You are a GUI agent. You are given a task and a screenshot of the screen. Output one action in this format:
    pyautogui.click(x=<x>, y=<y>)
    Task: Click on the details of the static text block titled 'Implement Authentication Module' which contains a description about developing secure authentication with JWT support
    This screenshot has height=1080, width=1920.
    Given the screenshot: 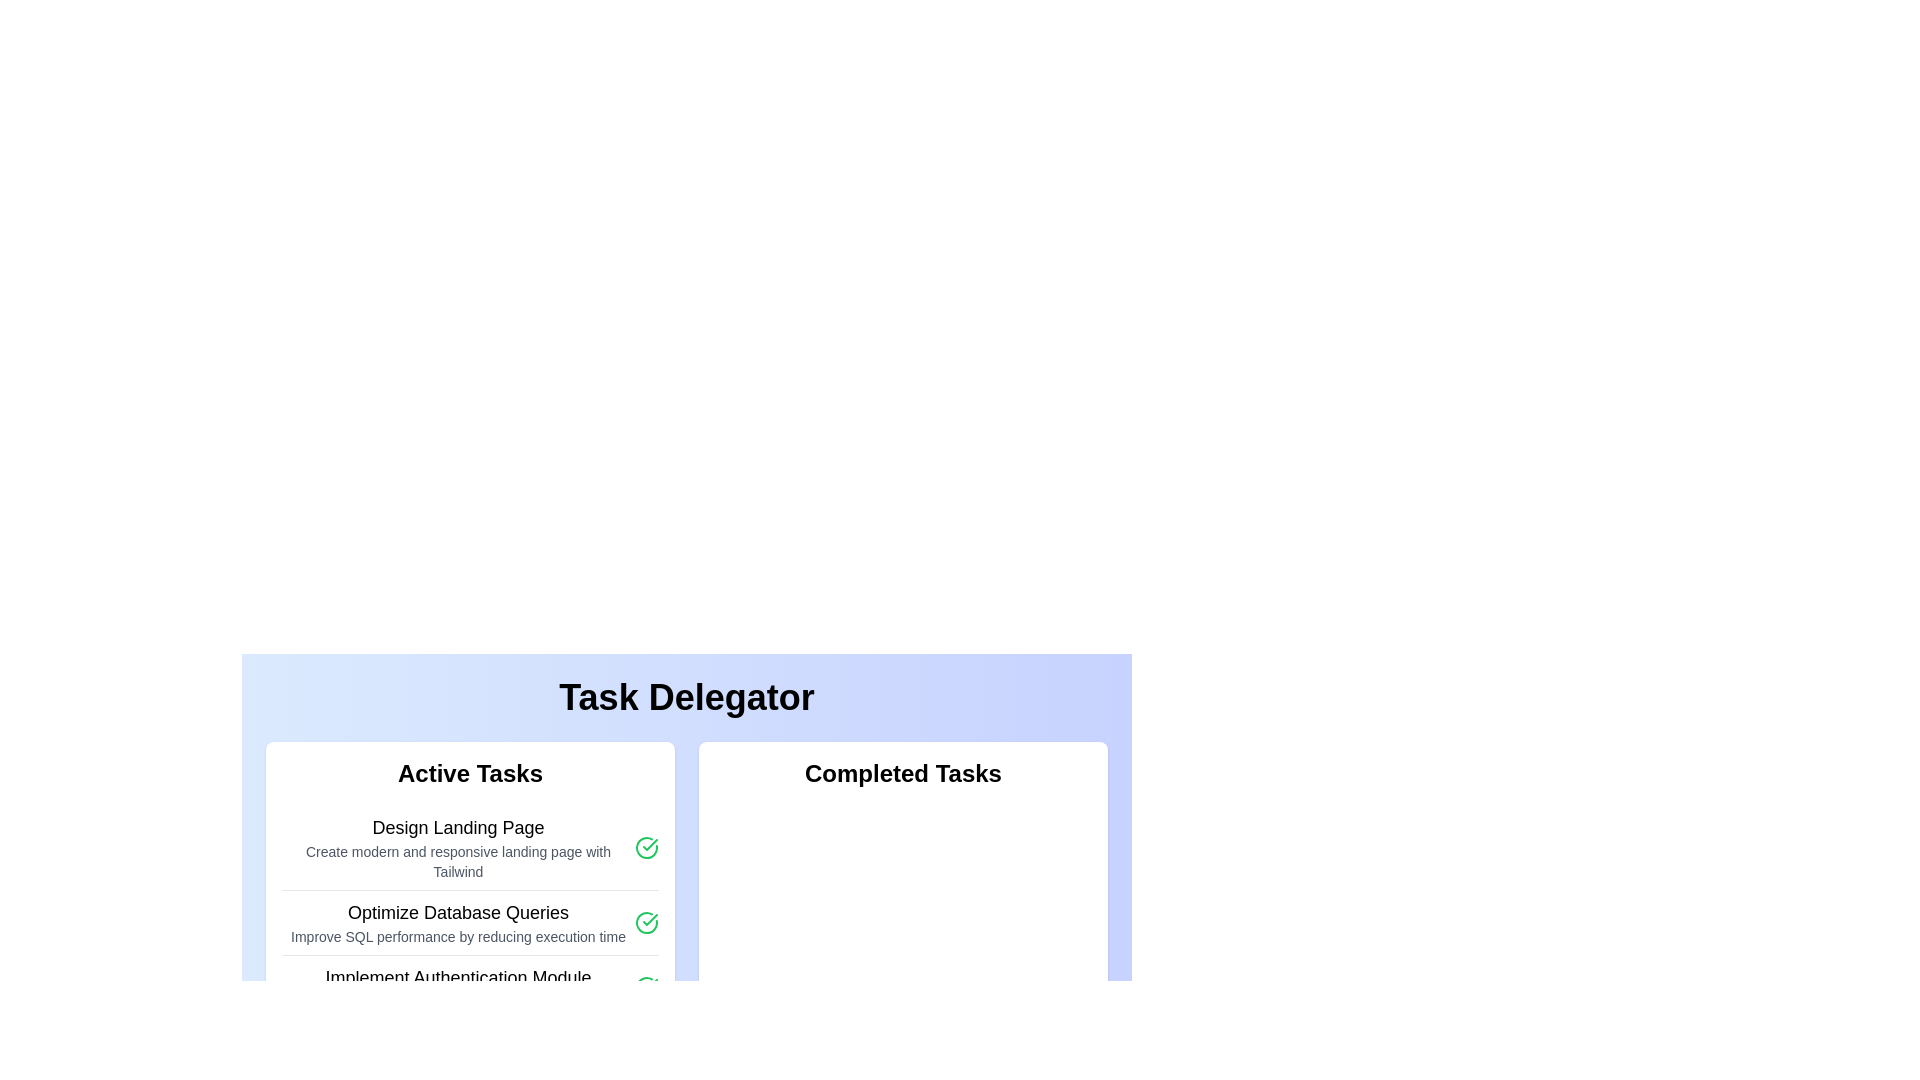 What is the action you would take?
    pyautogui.click(x=457, y=986)
    